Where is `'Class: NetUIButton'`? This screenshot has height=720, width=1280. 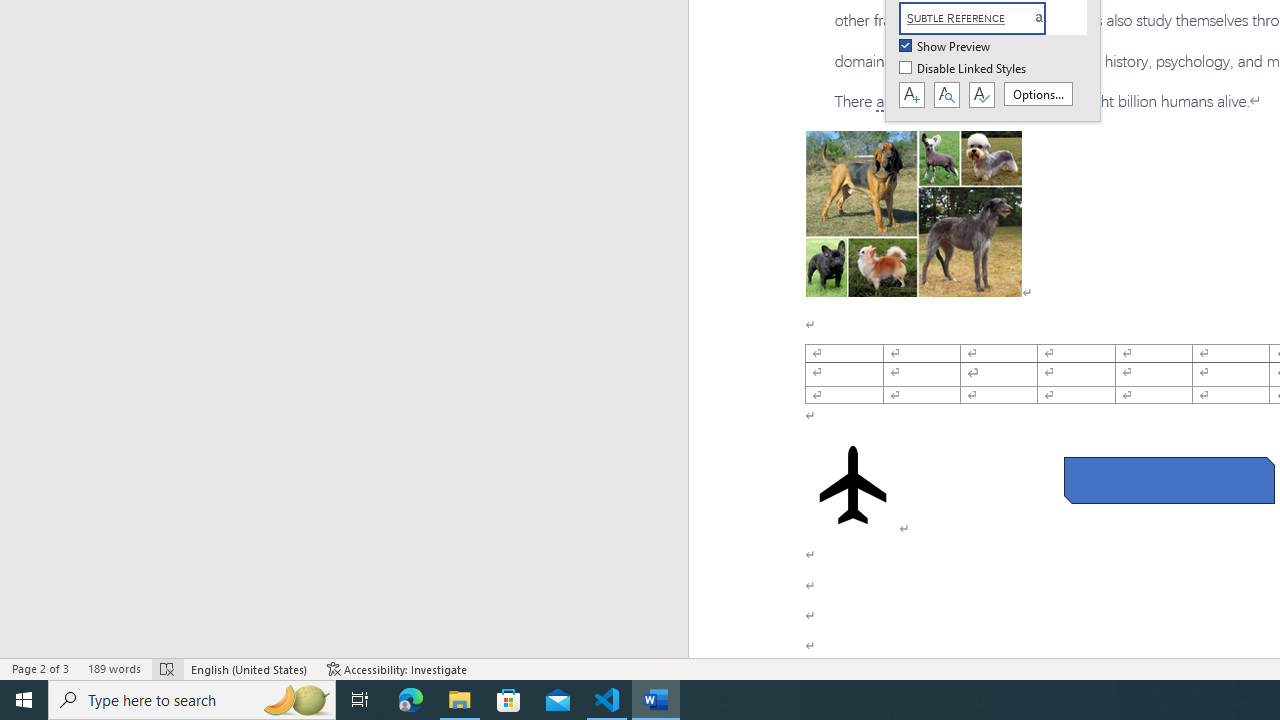 'Class: NetUIButton' is located at coordinates (981, 95).